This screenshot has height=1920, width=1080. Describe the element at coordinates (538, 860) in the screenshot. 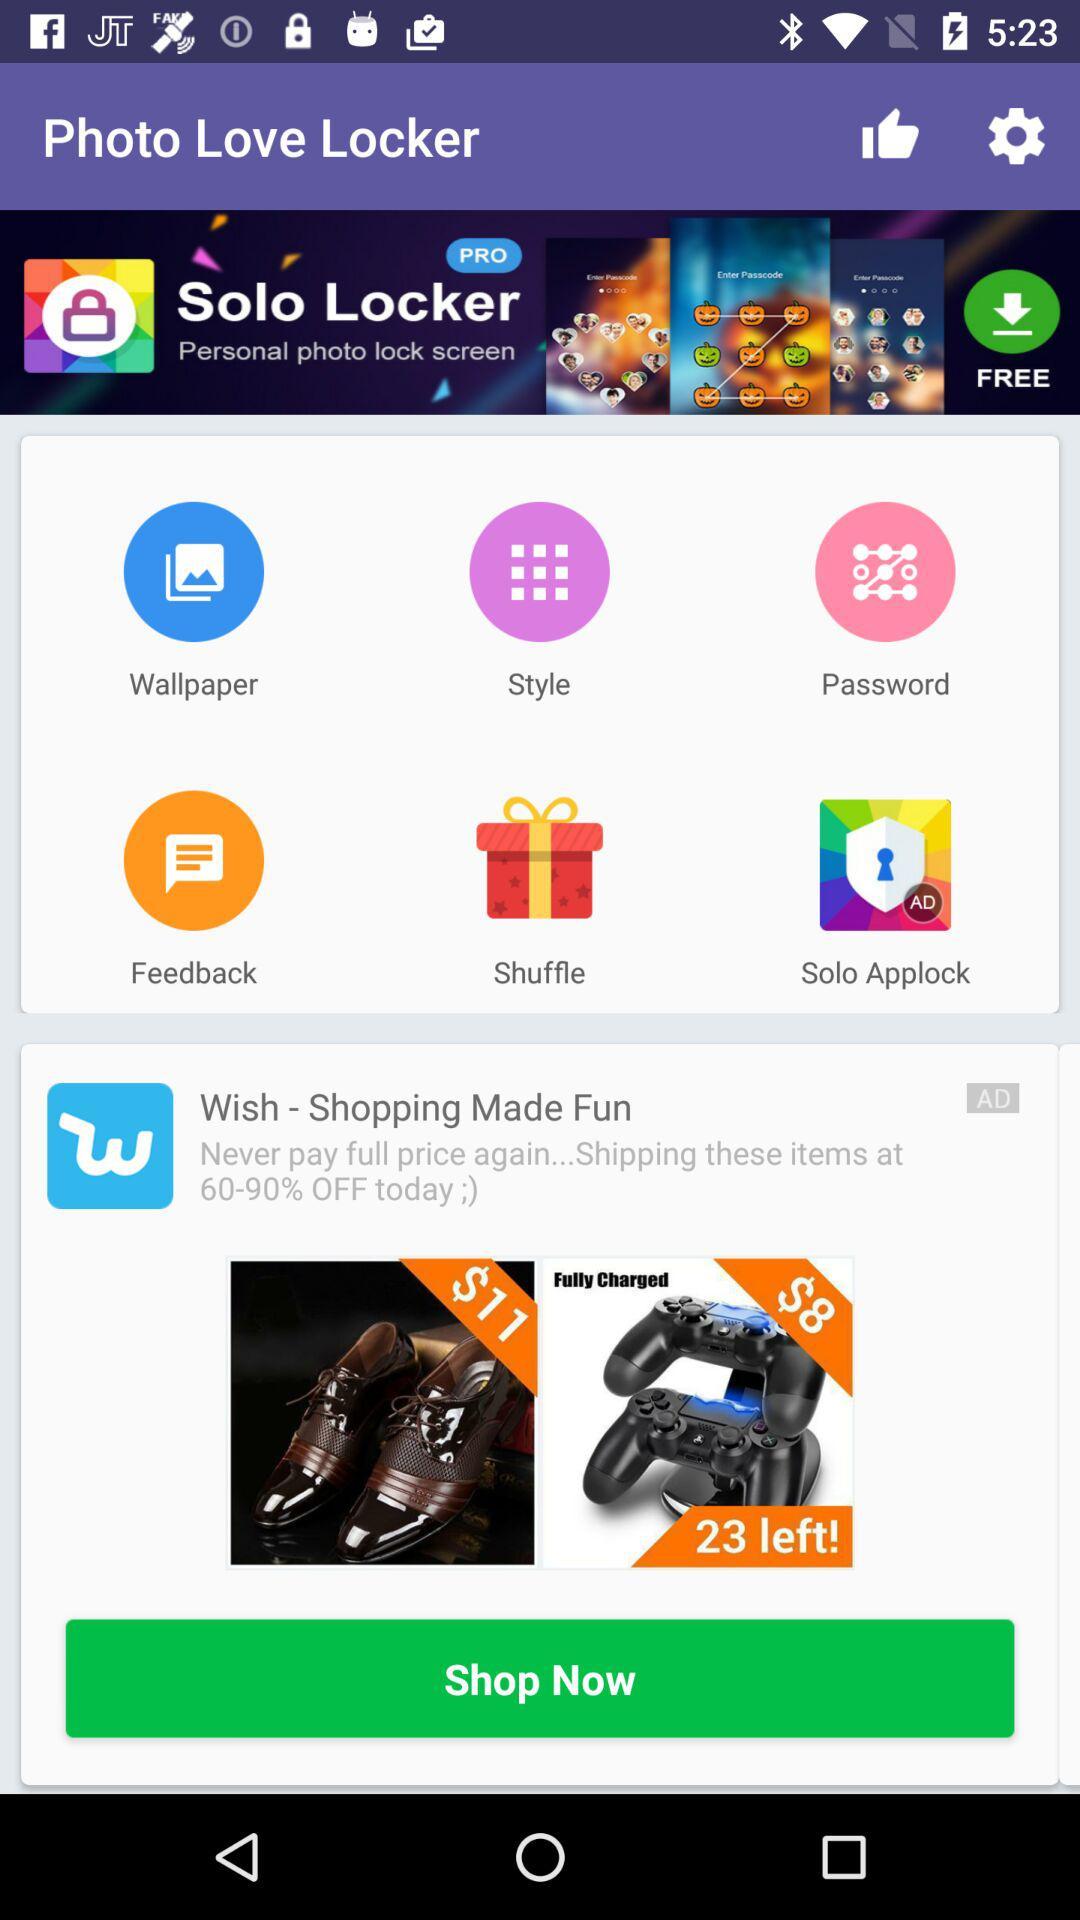

I see `icon to the right of the feedback icon` at that location.